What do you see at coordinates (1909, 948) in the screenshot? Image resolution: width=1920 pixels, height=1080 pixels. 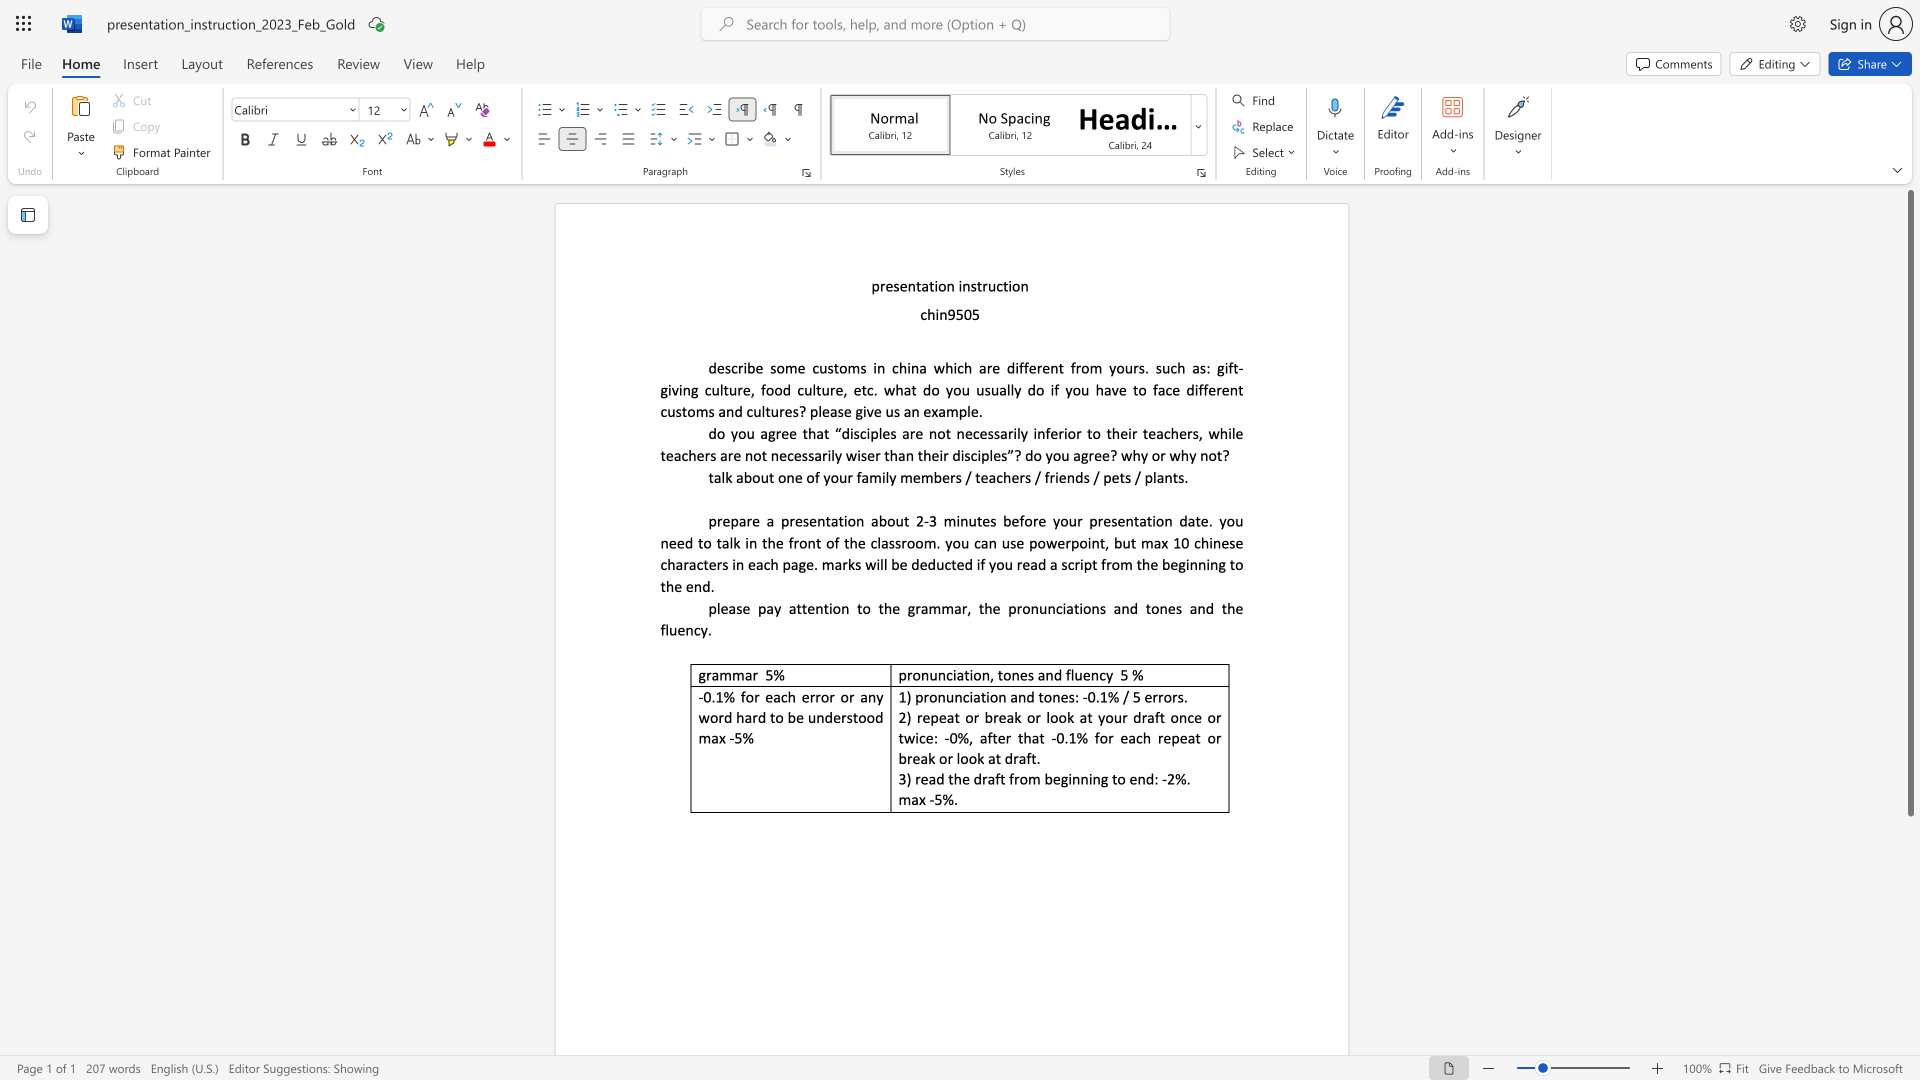 I see `the scrollbar to scroll downward` at bounding box center [1909, 948].